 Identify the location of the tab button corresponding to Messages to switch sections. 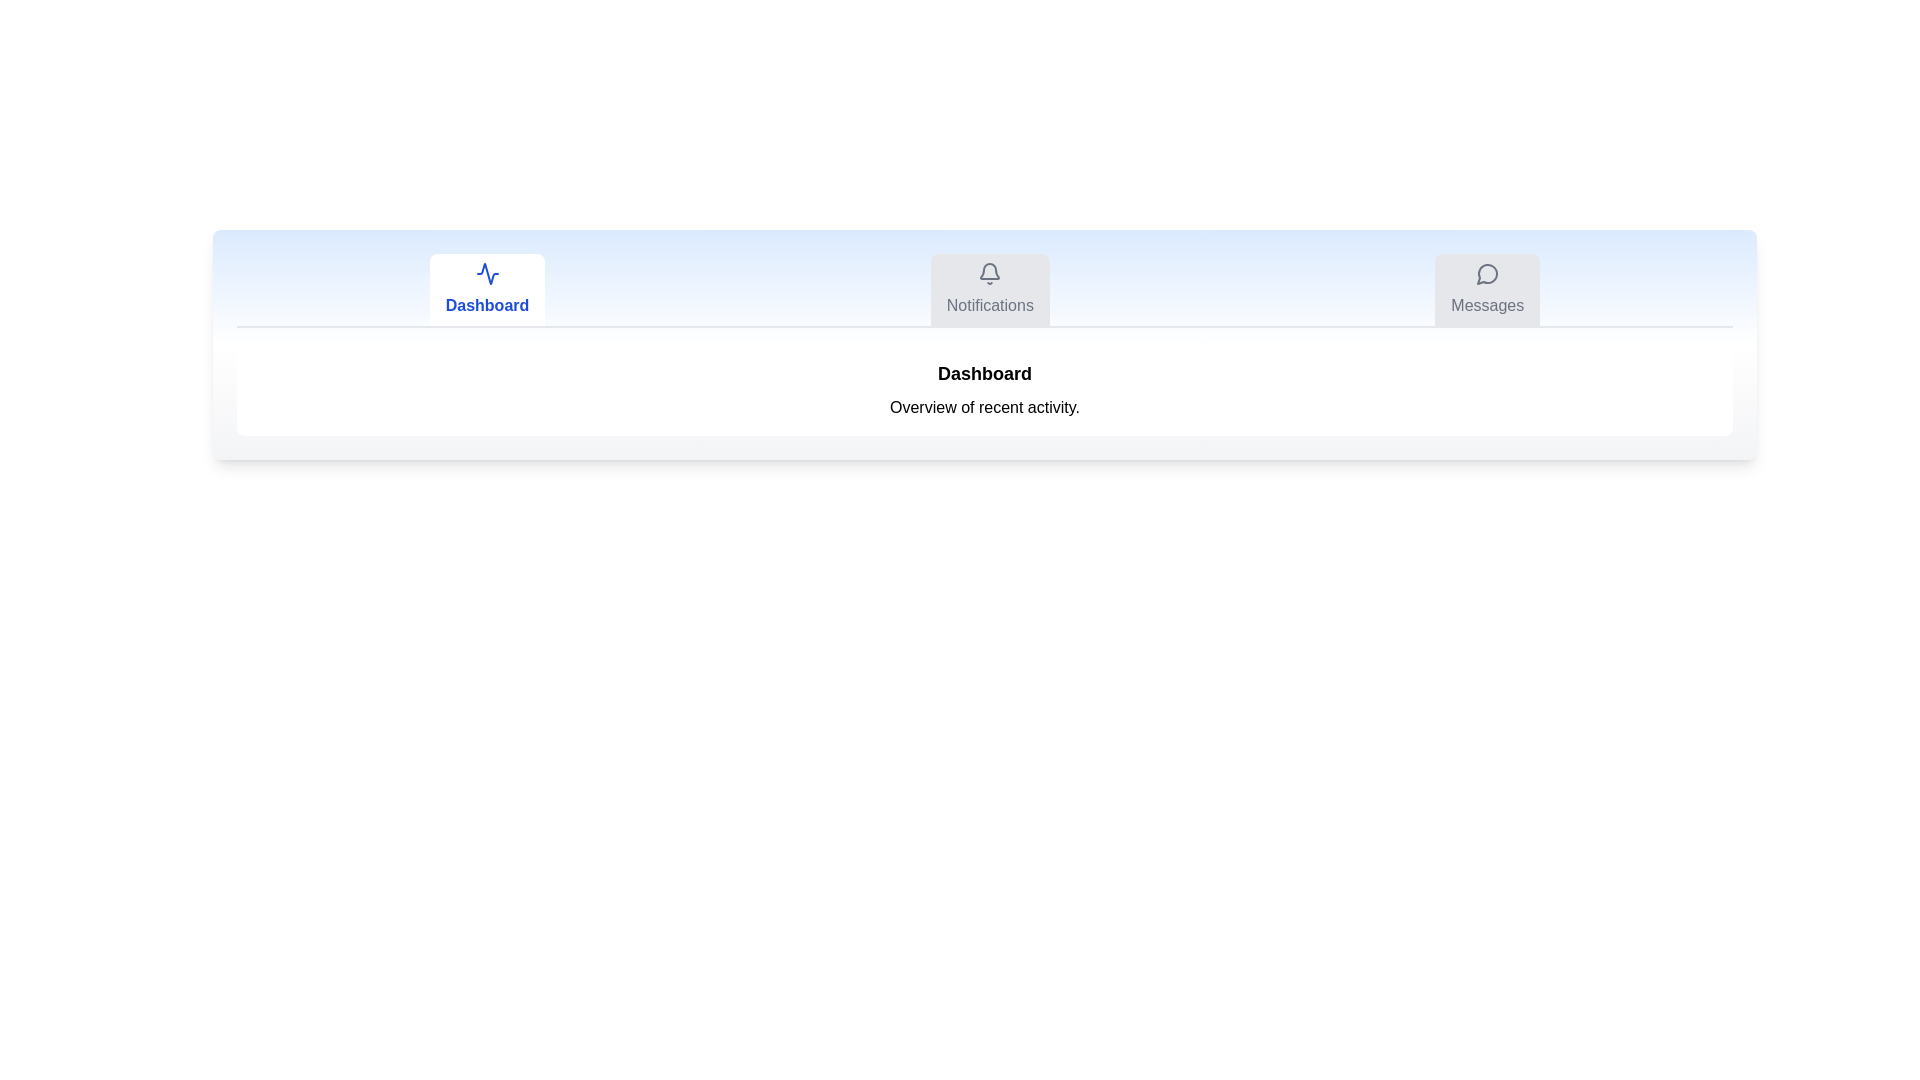
(1487, 289).